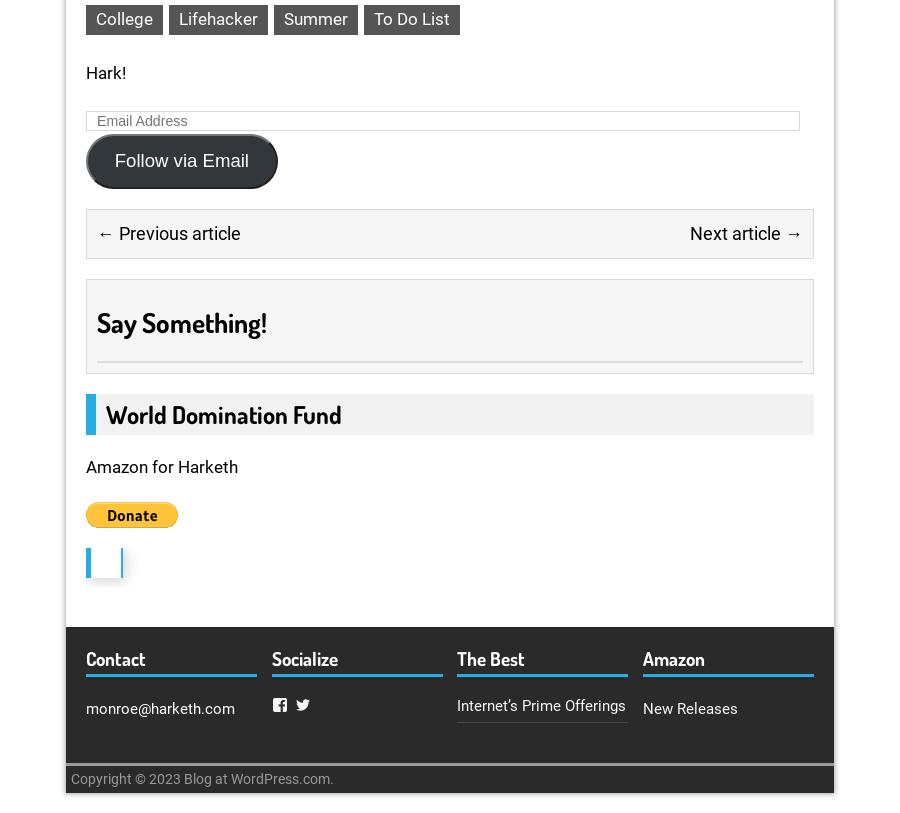 The height and width of the screenshot is (813, 900). What do you see at coordinates (745, 232) in the screenshot?
I see `'Next article →'` at bounding box center [745, 232].